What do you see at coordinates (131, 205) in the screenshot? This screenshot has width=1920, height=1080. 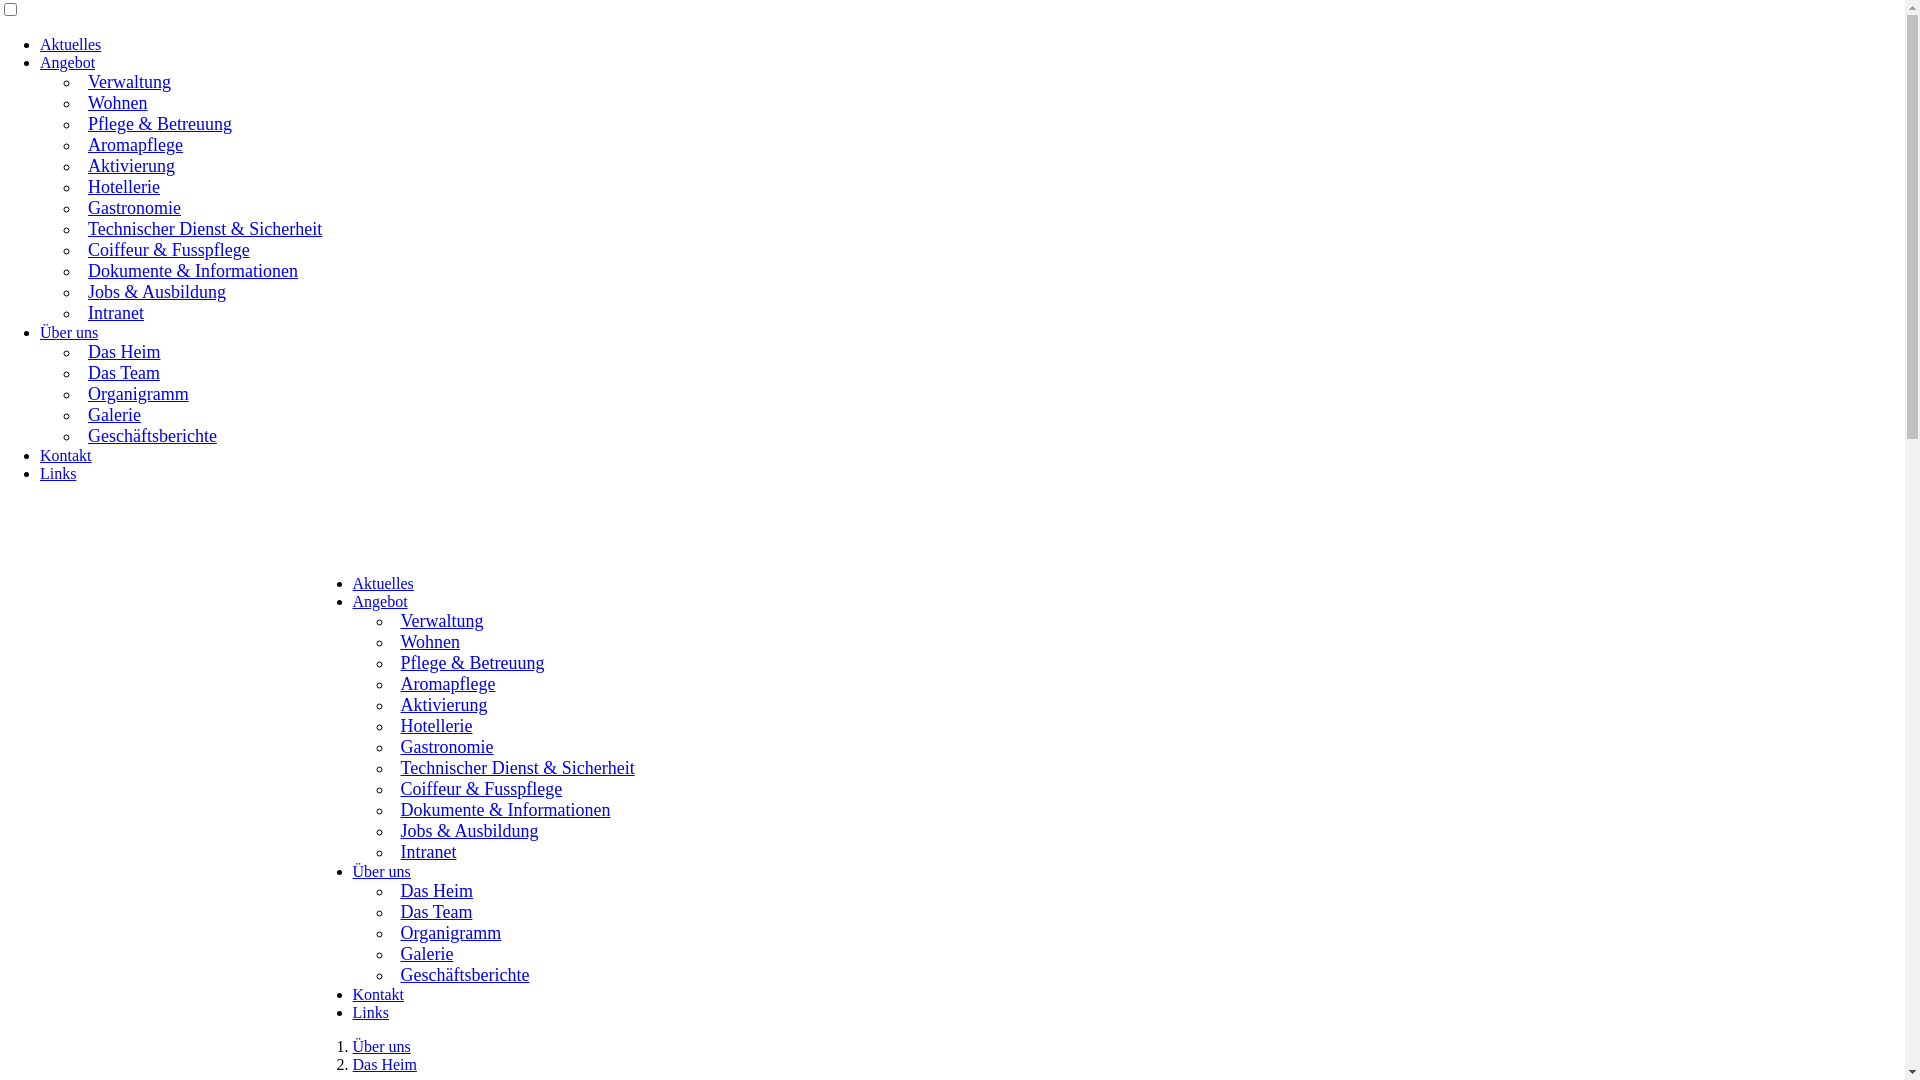 I see `'Gastronomie'` at bounding box center [131, 205].